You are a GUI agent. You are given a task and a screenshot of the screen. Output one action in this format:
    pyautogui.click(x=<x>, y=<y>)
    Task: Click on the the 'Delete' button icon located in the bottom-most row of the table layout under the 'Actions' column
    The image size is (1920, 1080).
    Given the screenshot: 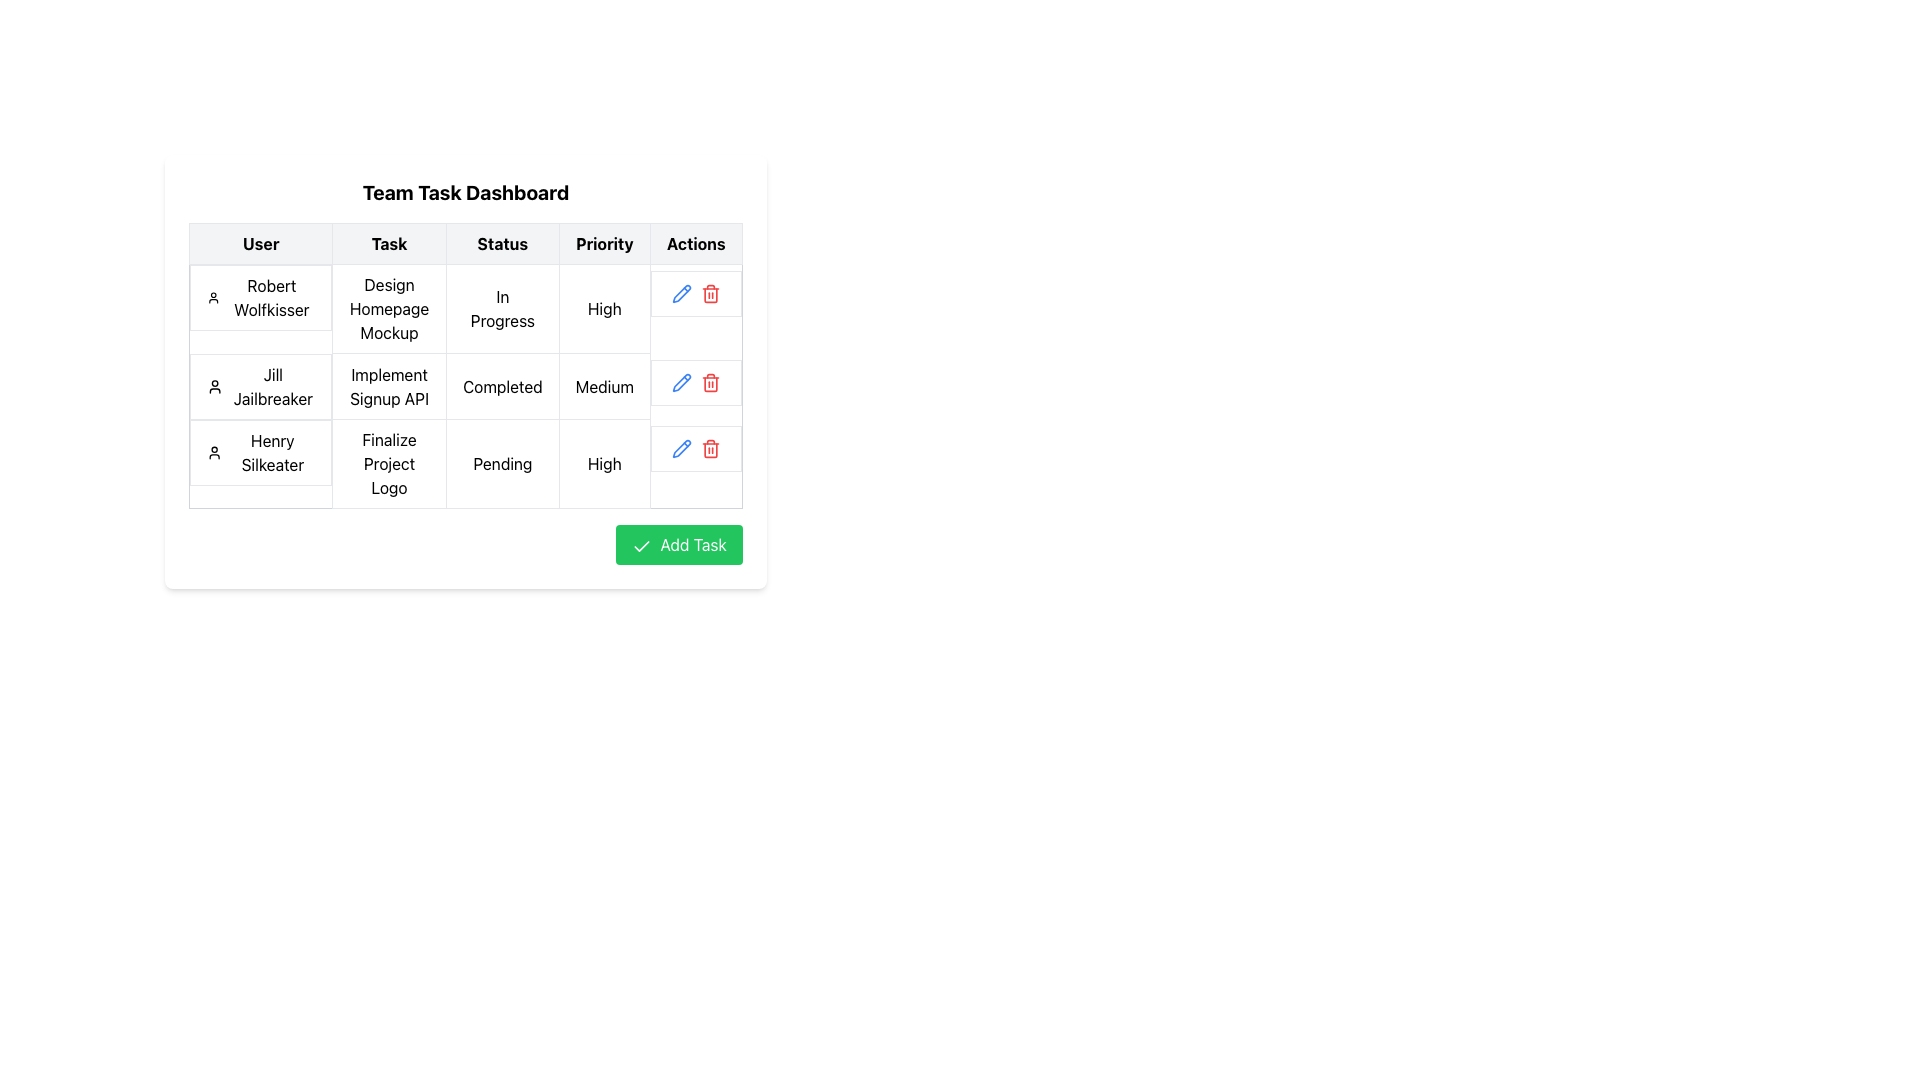 What is the action you would take?
    pyautogui.click(x=710, y=447)
    